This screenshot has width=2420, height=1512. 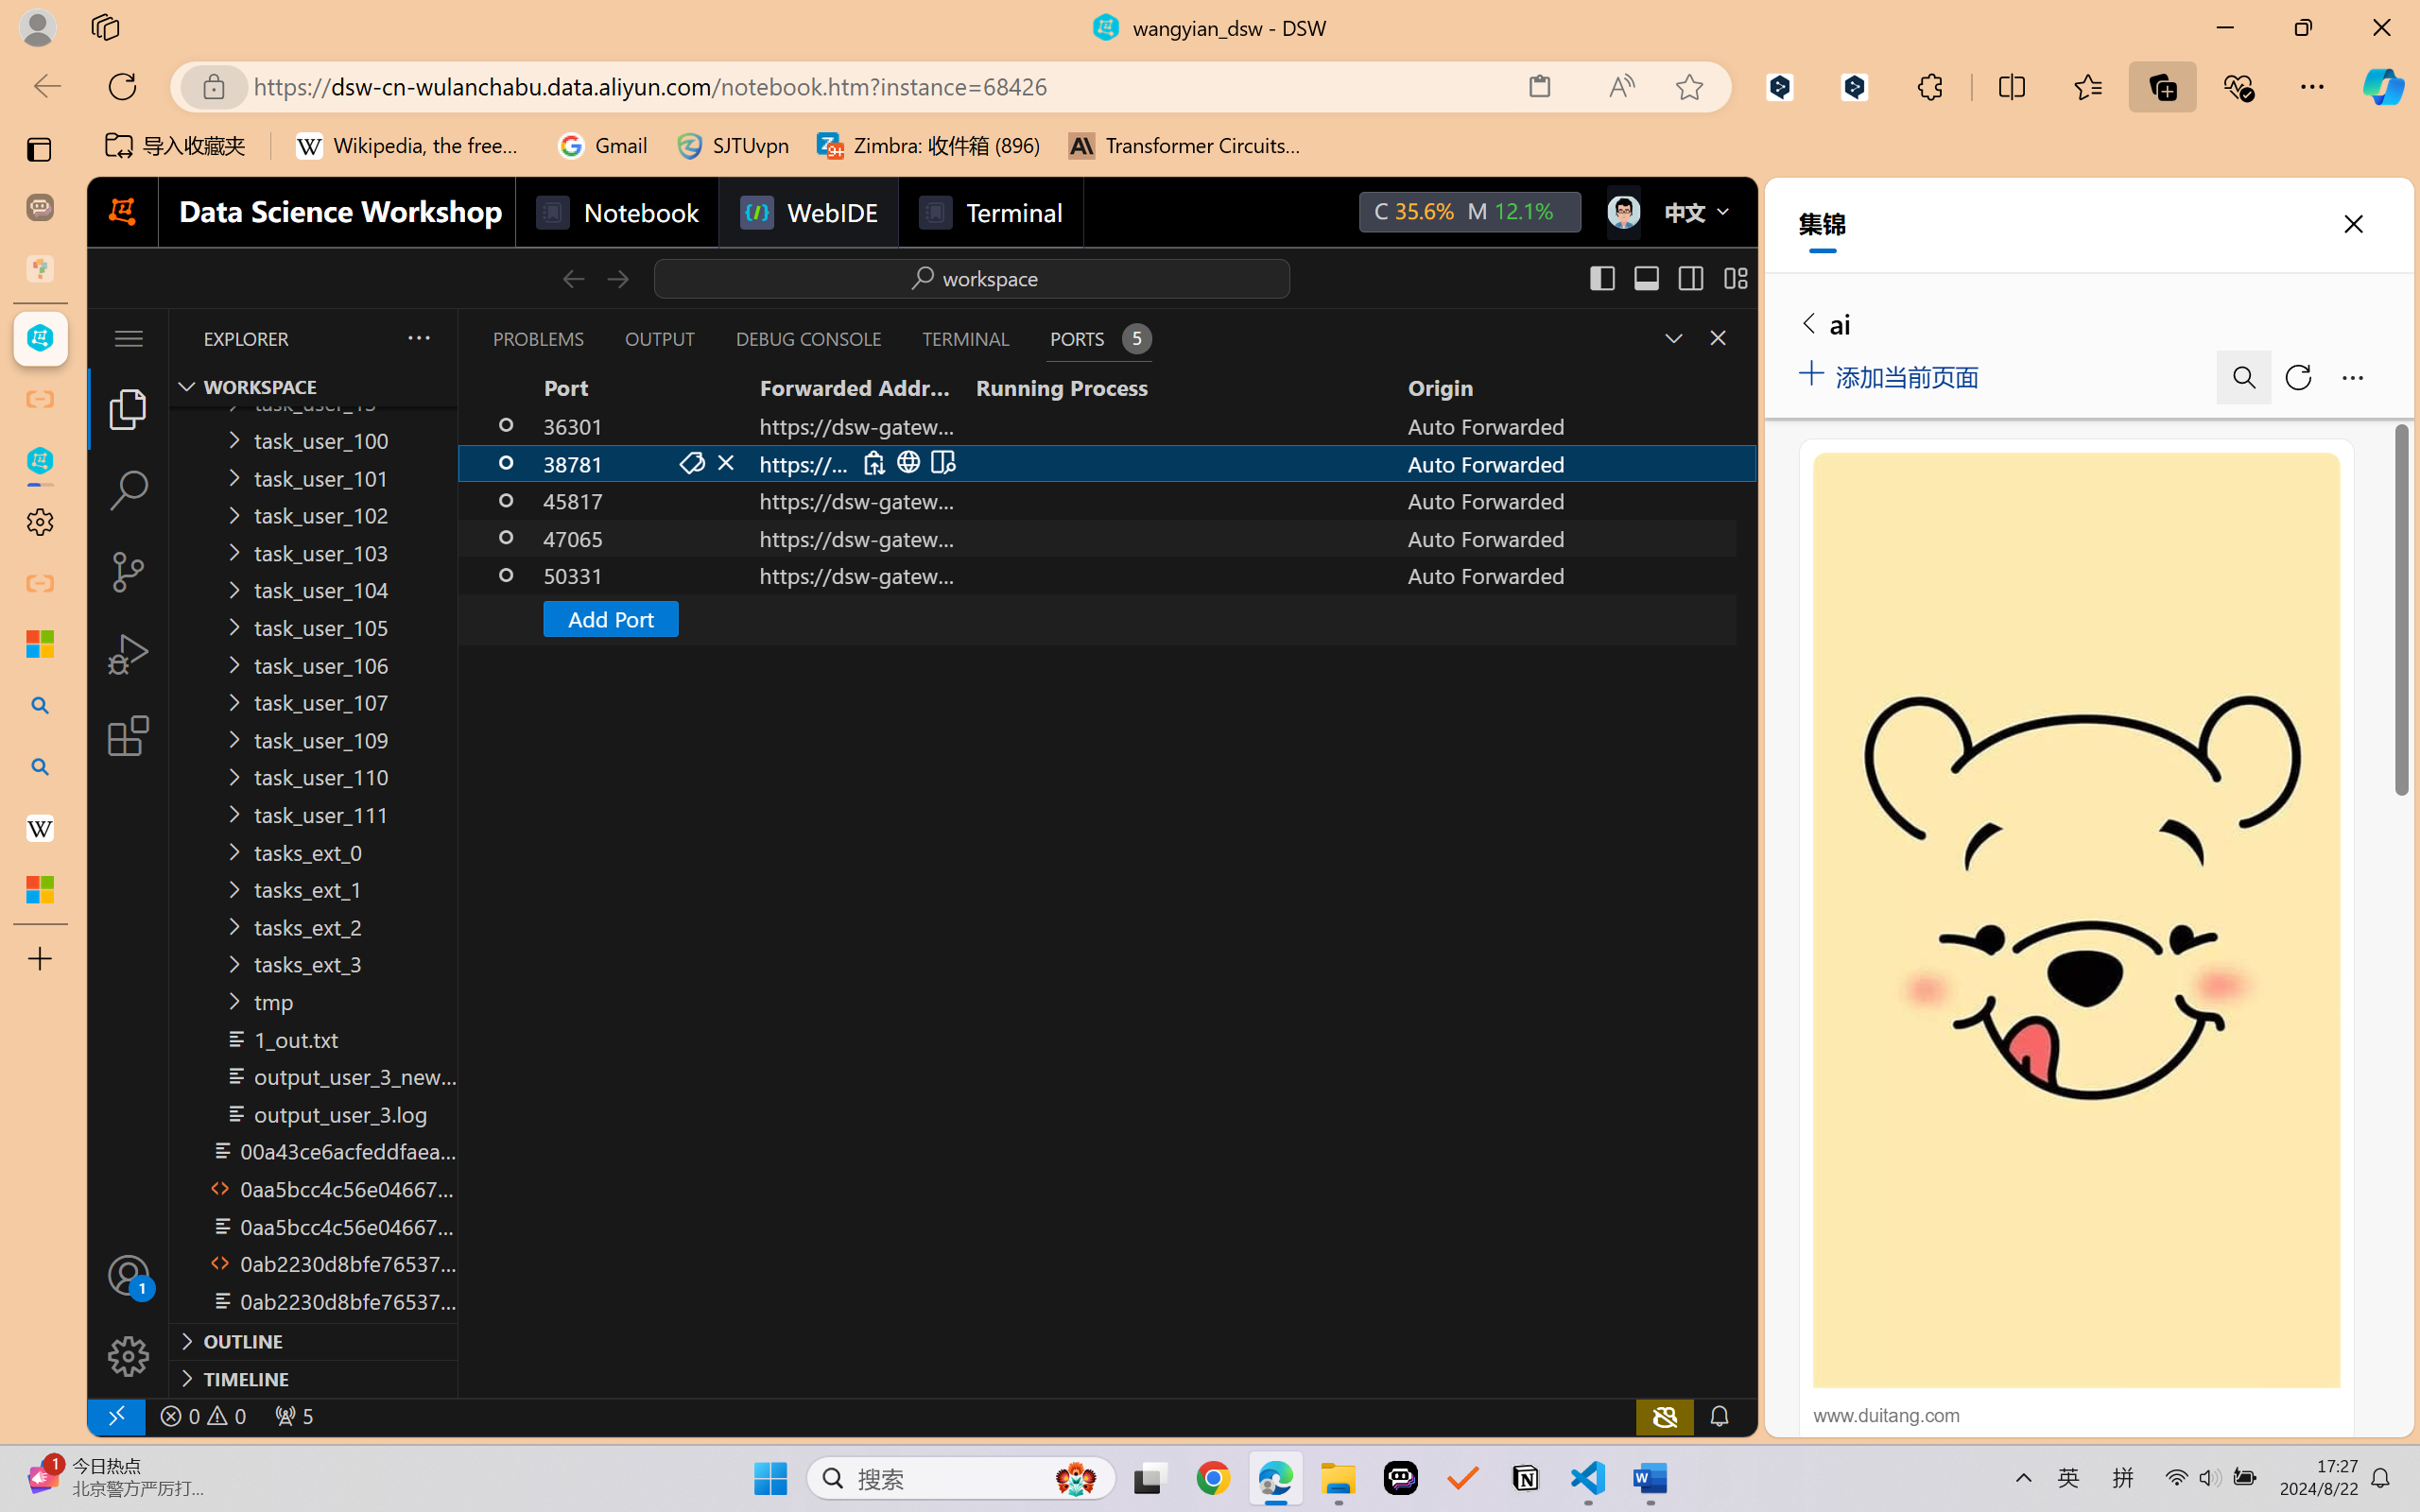 What do you see at coordinates (411, 145) in the screenshot?
I see `'Wikipedia, the free encyclopedia'` at bounding box center [411, 145].